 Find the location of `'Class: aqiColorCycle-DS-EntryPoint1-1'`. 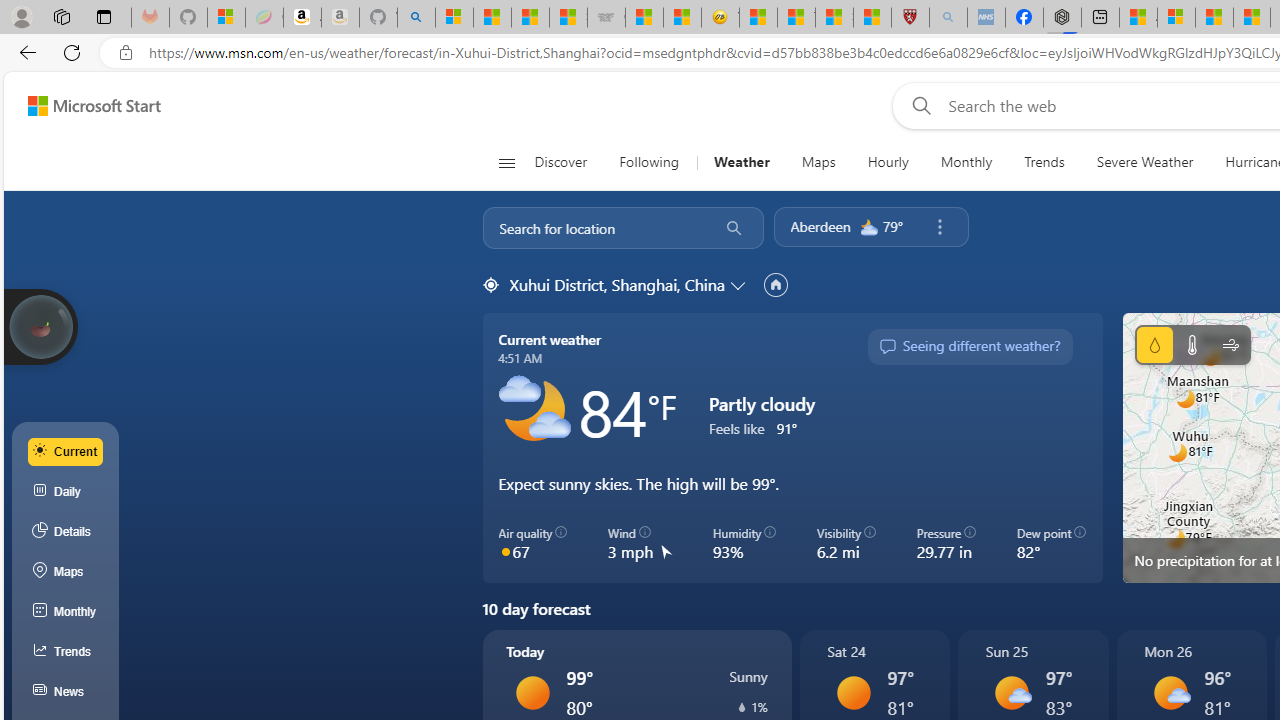

'Class: aqiColorCycle-DS-EntryPoint1-1' is located at coordinates (505, 551).